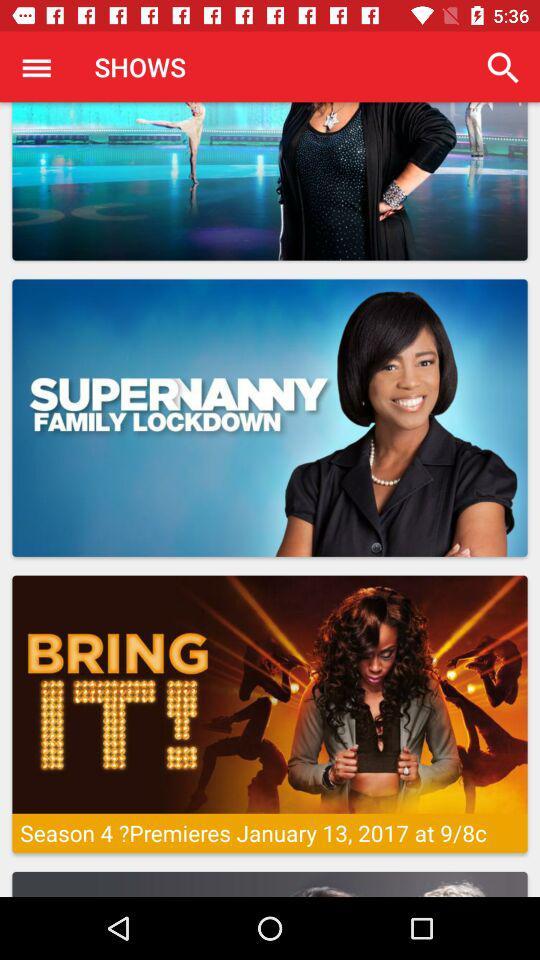 This screenshot has height=960, width=540. What do you see at coordinates (502, 67) in the screenshot?
I see `item at the top right corner` at bounding box center [502, 67].